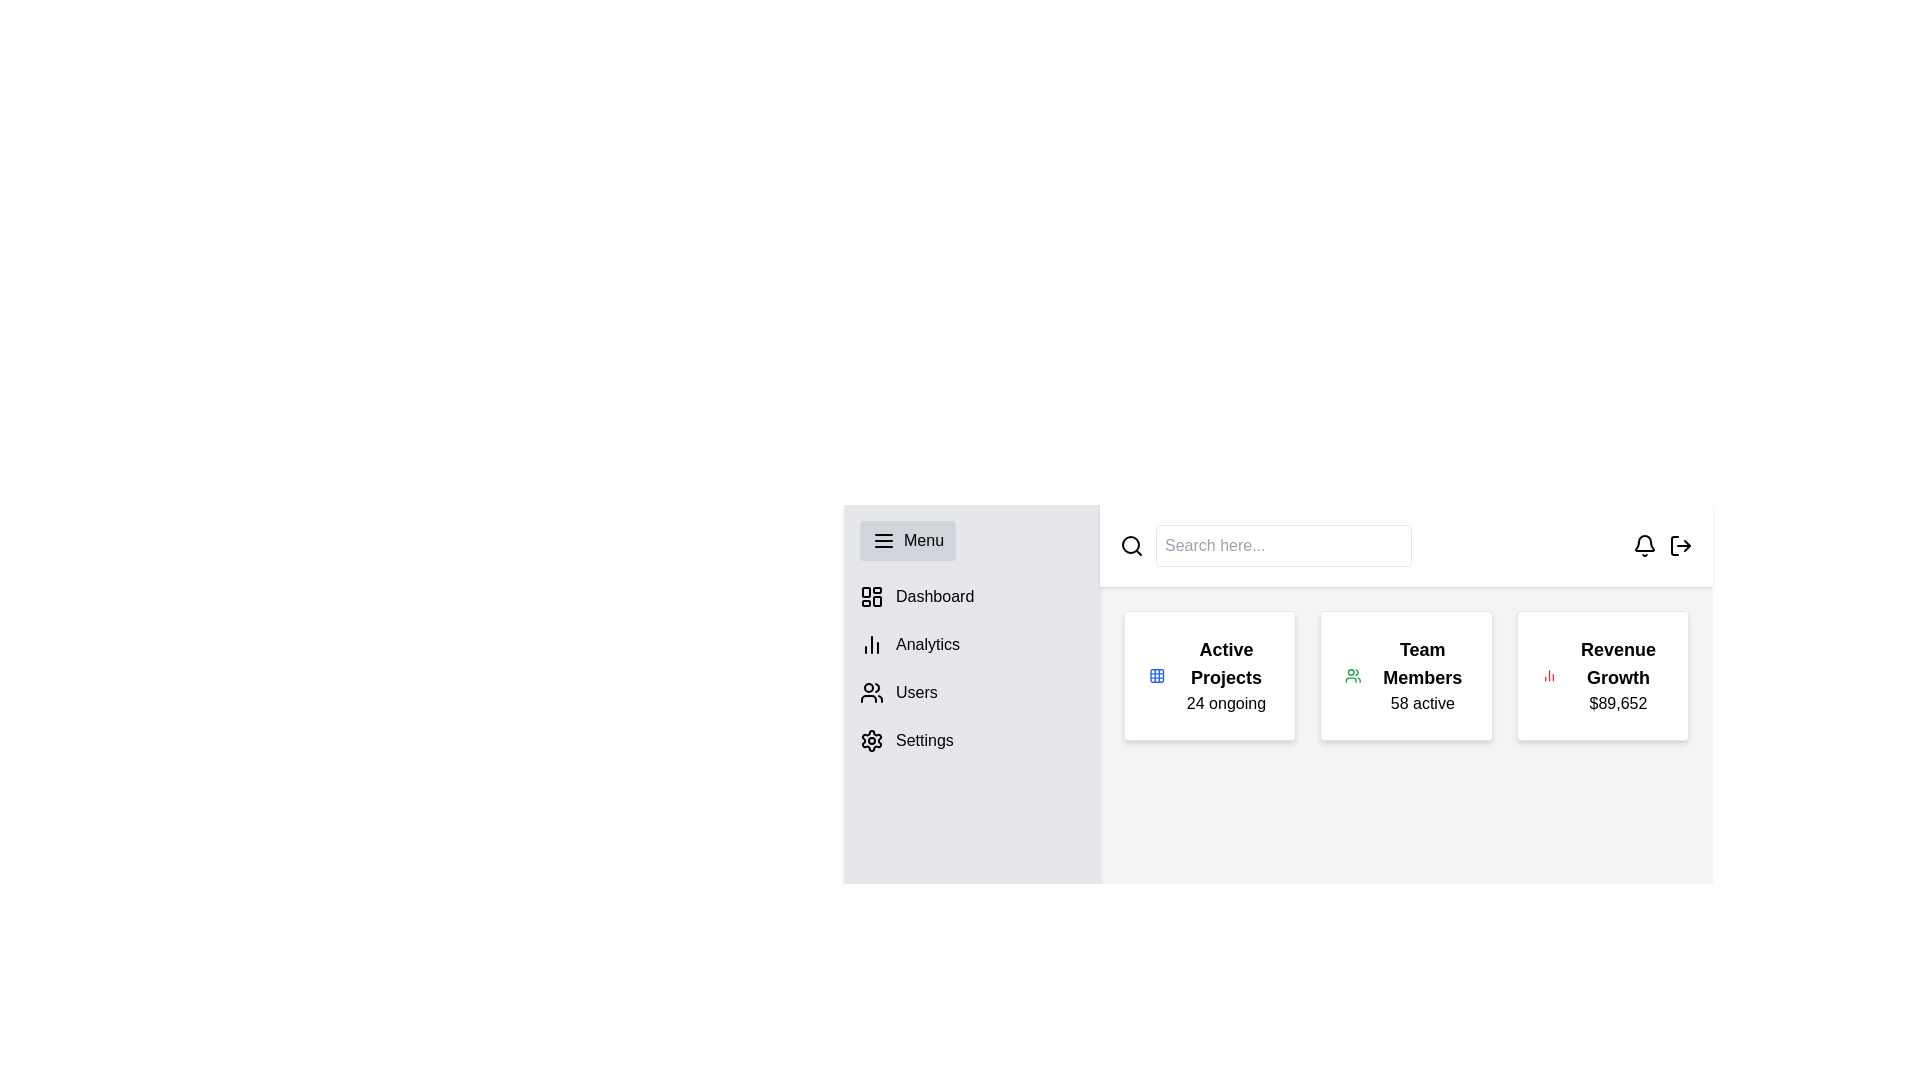 The image size is (1920, 1080). What do you see at coordinates (1225, 675) in the screenshot?
I see `informational text block displaying the current number of active projects ('24 ongoing') located in the first card section of the dashboard interface` at bounding box center [1225, 675].